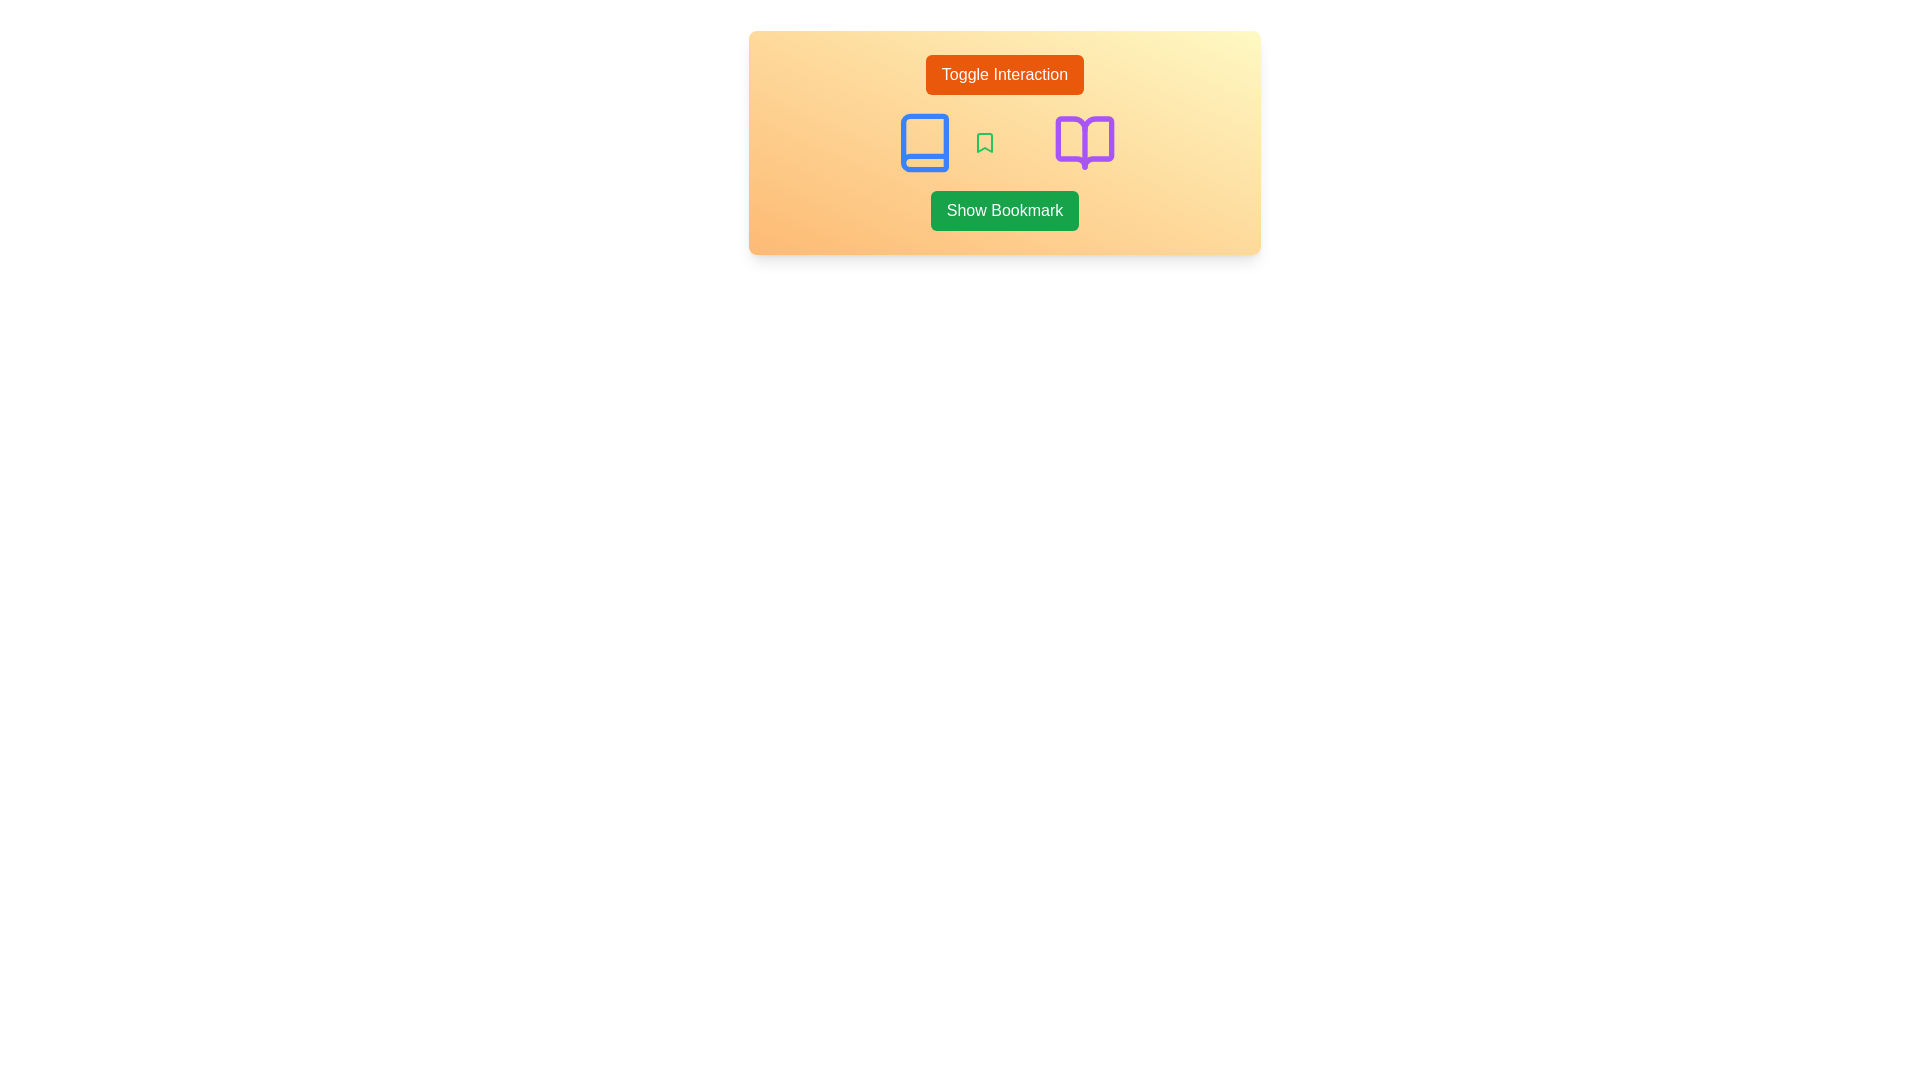 Image resolution: width=1920 pixels, height=1080 pixels. Describe the element at coordinates (1004, 211) in the screenshot. I see `the green rectangular button labeled 'Show Bookmark' to observe the hover effect that changes its color to a lighter shade of green` at that location.